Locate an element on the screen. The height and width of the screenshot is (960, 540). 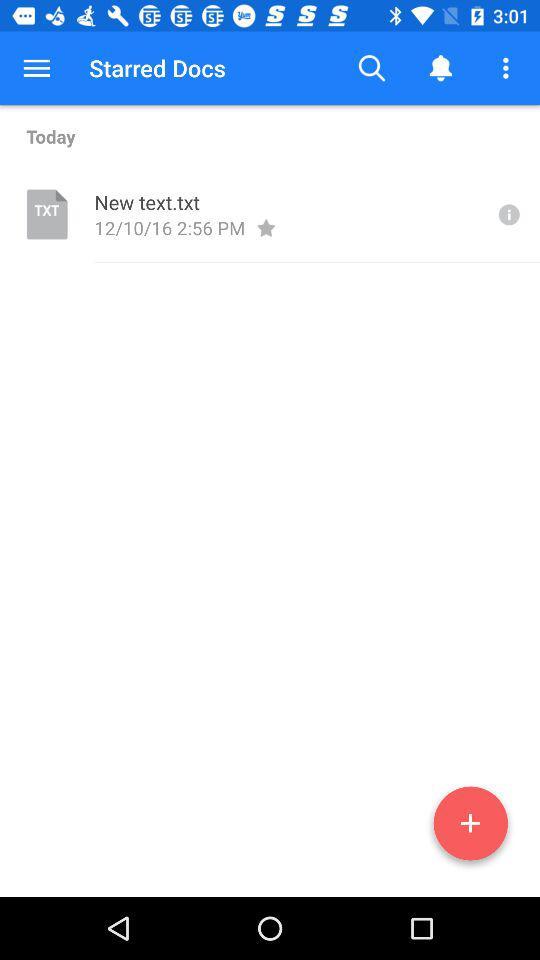
option is located at coordinates (470, 827).